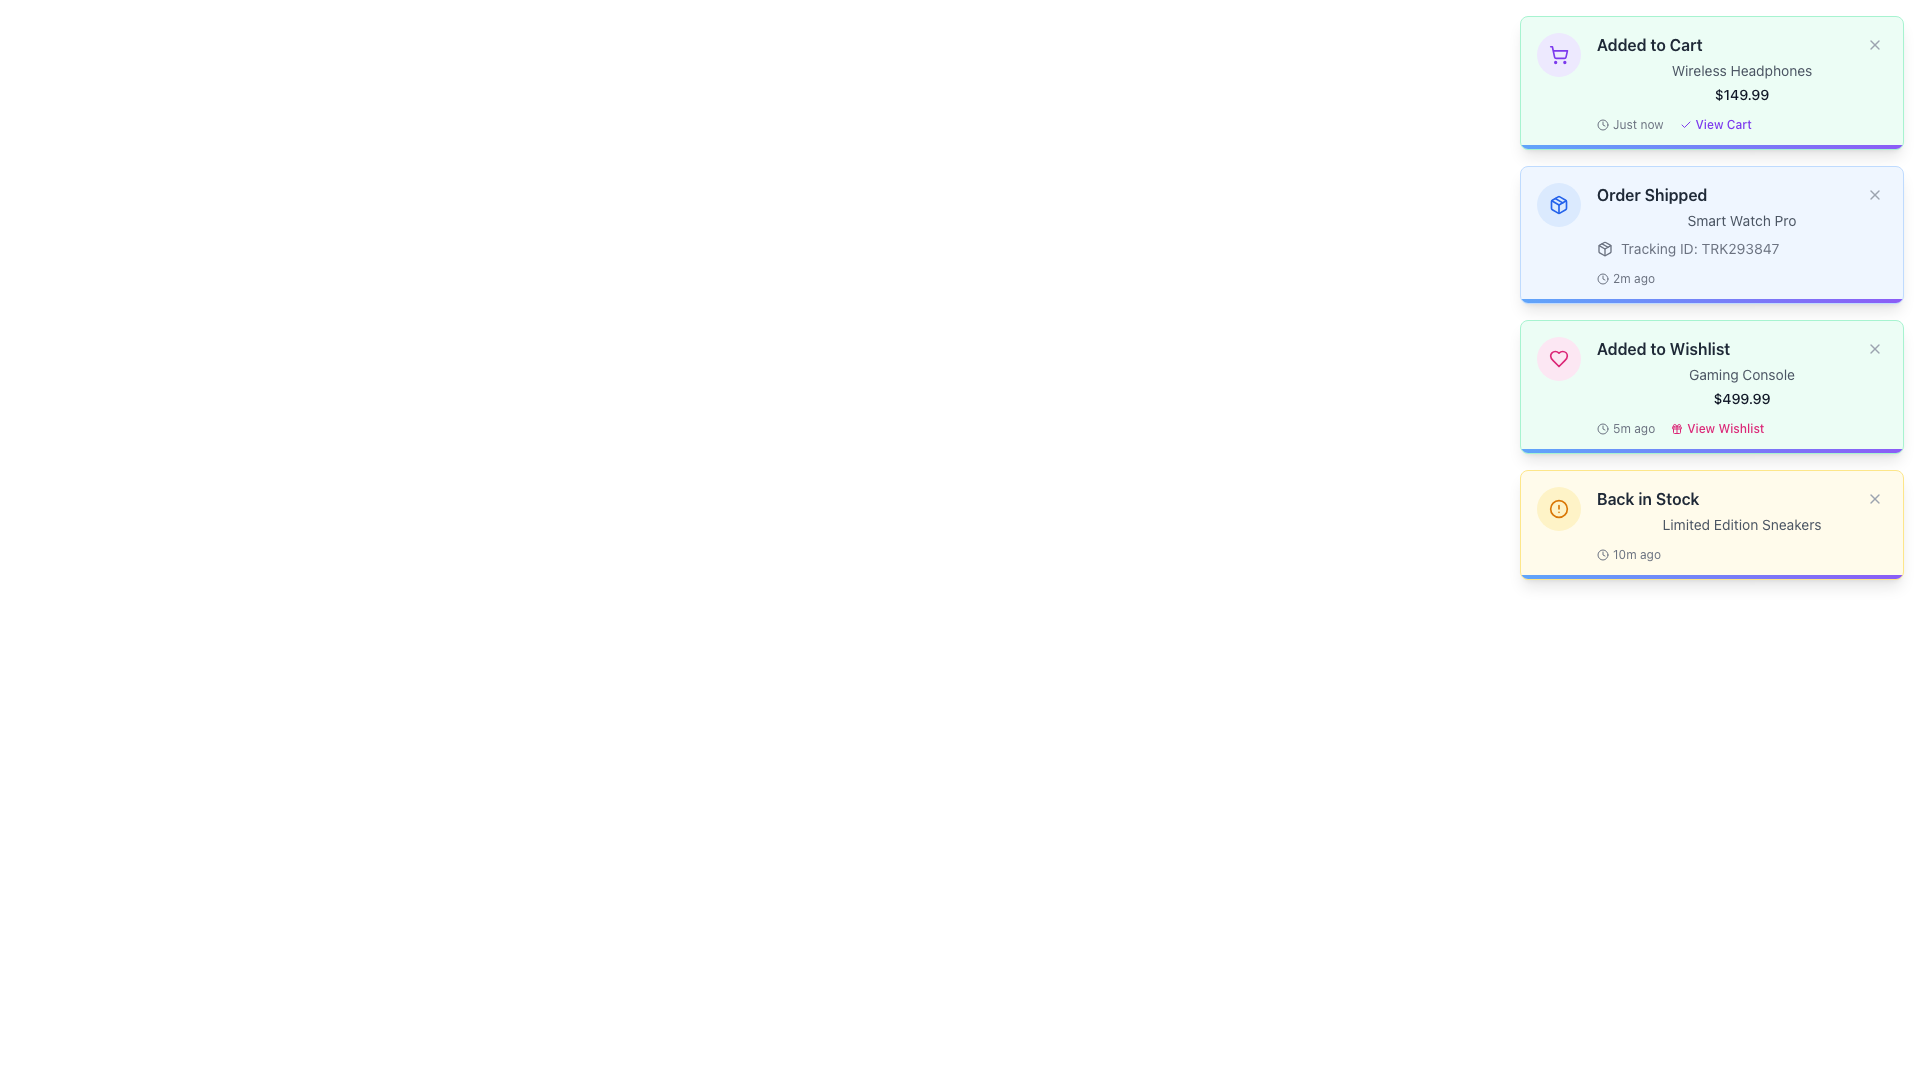  What do you see at coordinates (1558, 357) in the screenshot?
I see `the heart icon located in the third notification card titled 'Added to Wishlist' on the left side of the card to interact with the wishlist feature` at bounding box center [1558, 357].